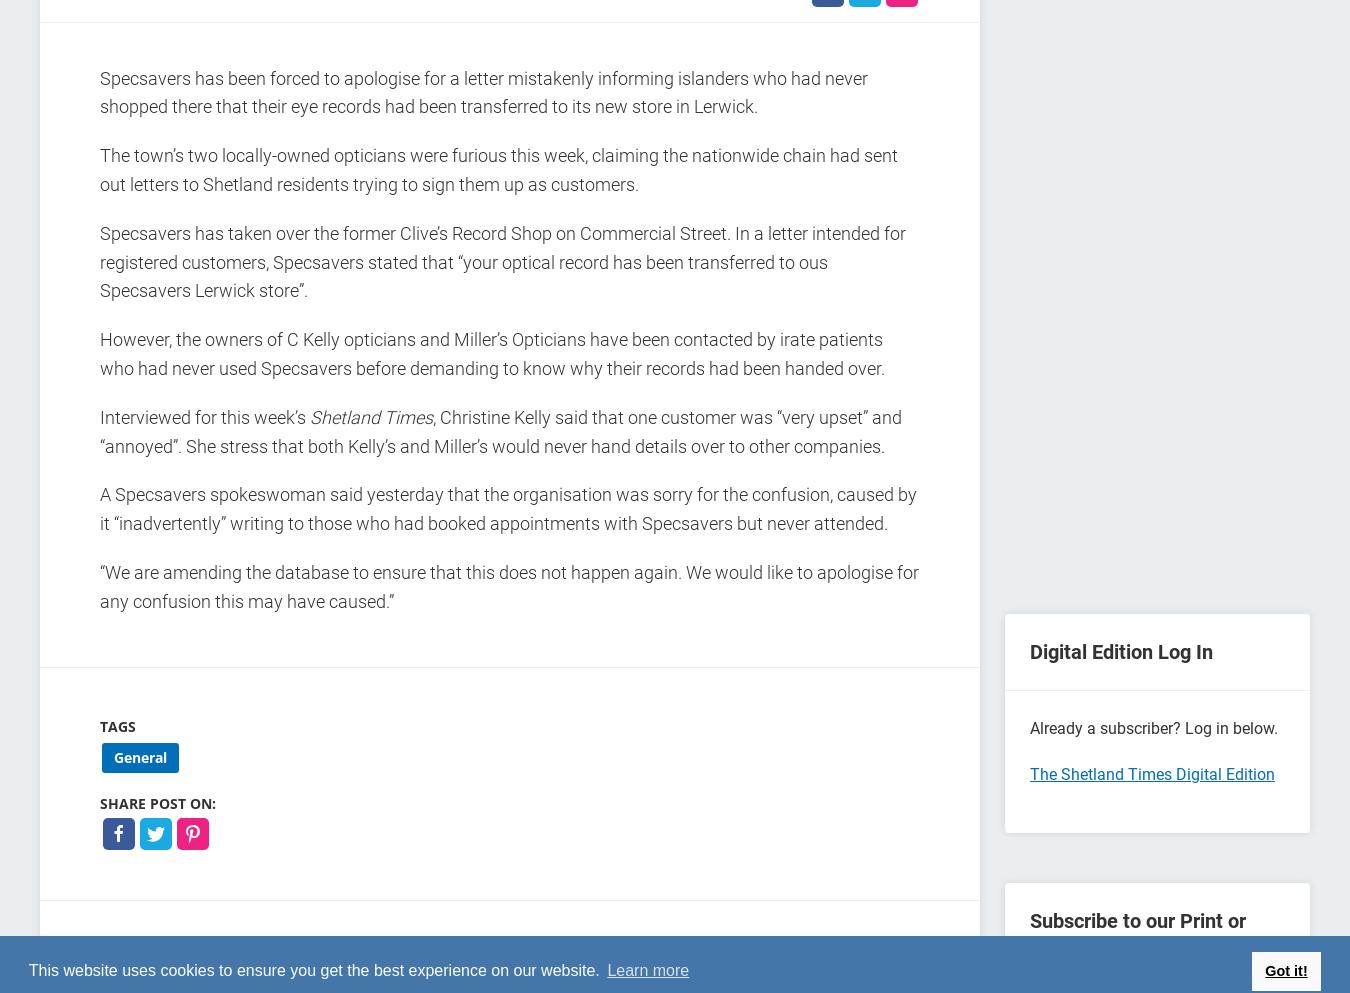 The height and width of the screenshot is (993, 1350). I want to click on 'This website uses cookies to ensure you get the best experience on our website.', so click(315, 970).